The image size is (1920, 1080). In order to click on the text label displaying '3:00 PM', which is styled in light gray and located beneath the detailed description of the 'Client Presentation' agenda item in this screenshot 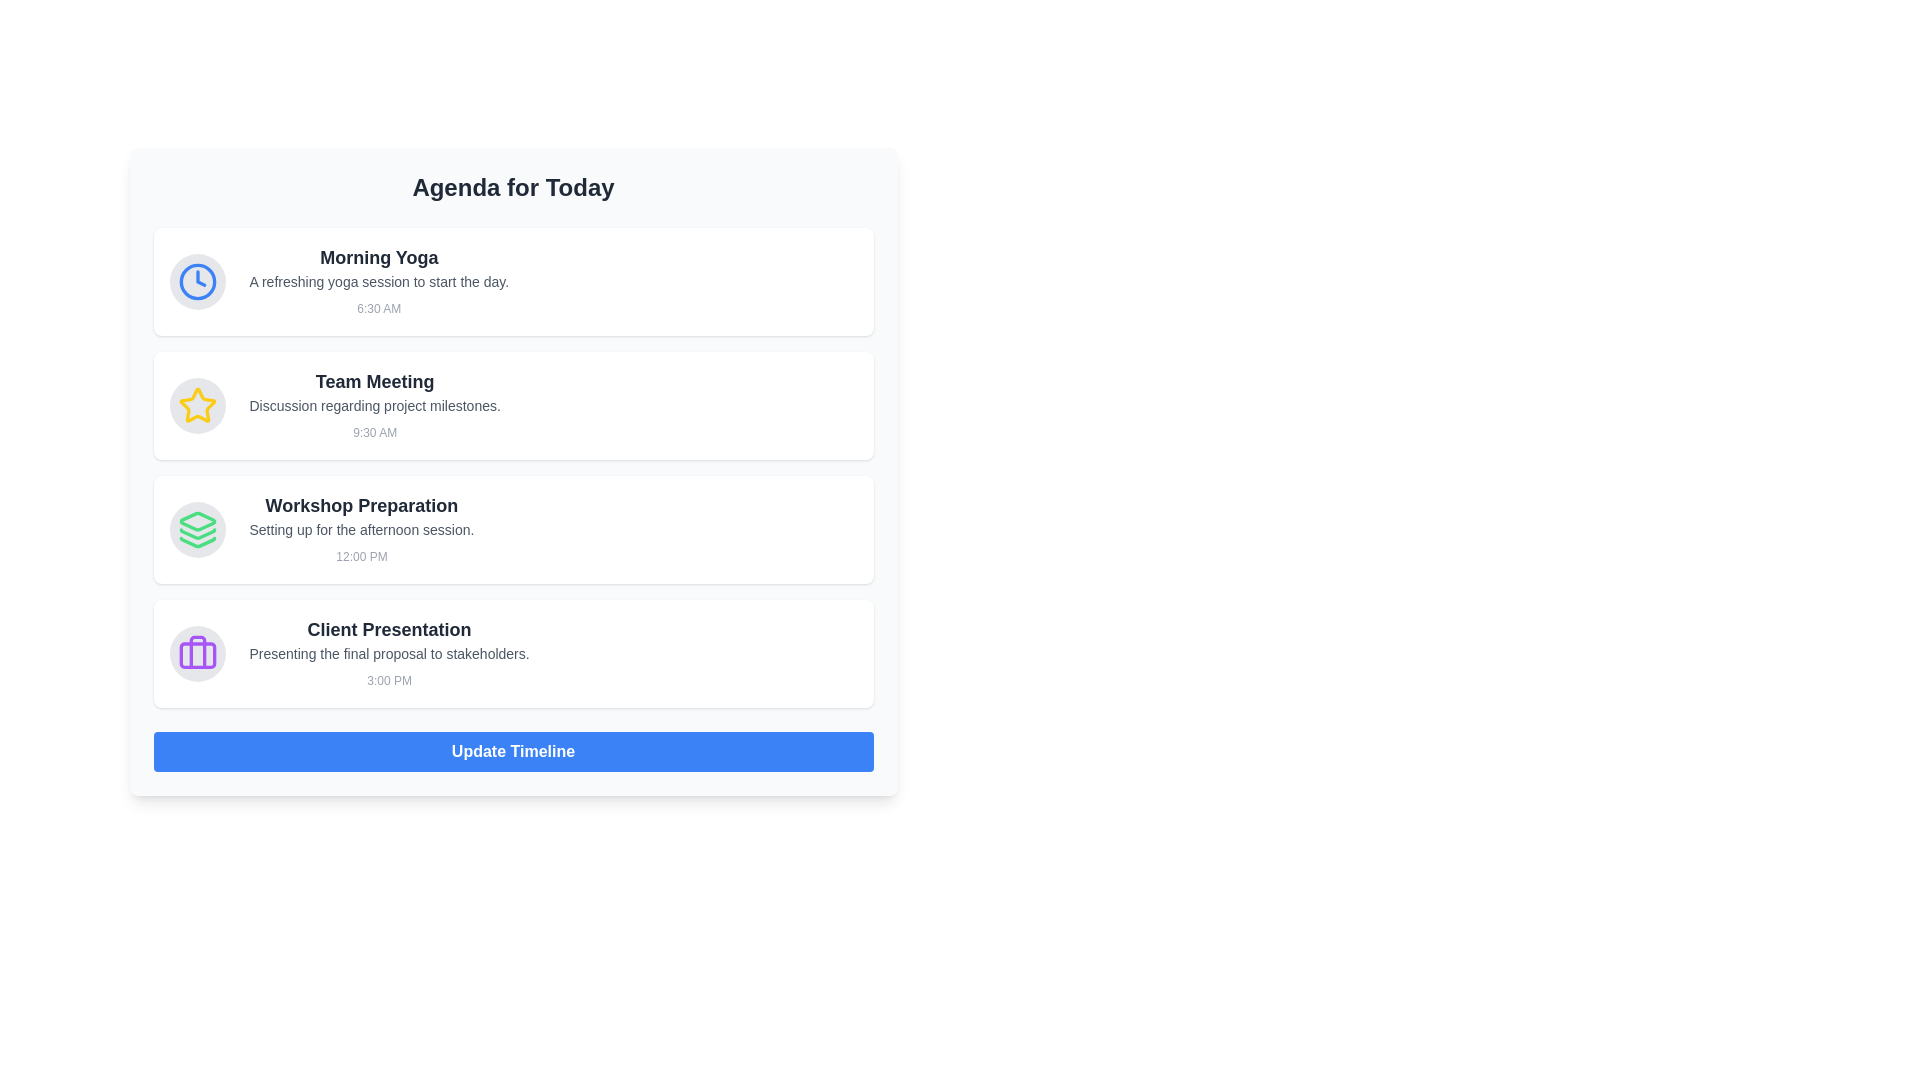, I will do `click(389, 680)`.